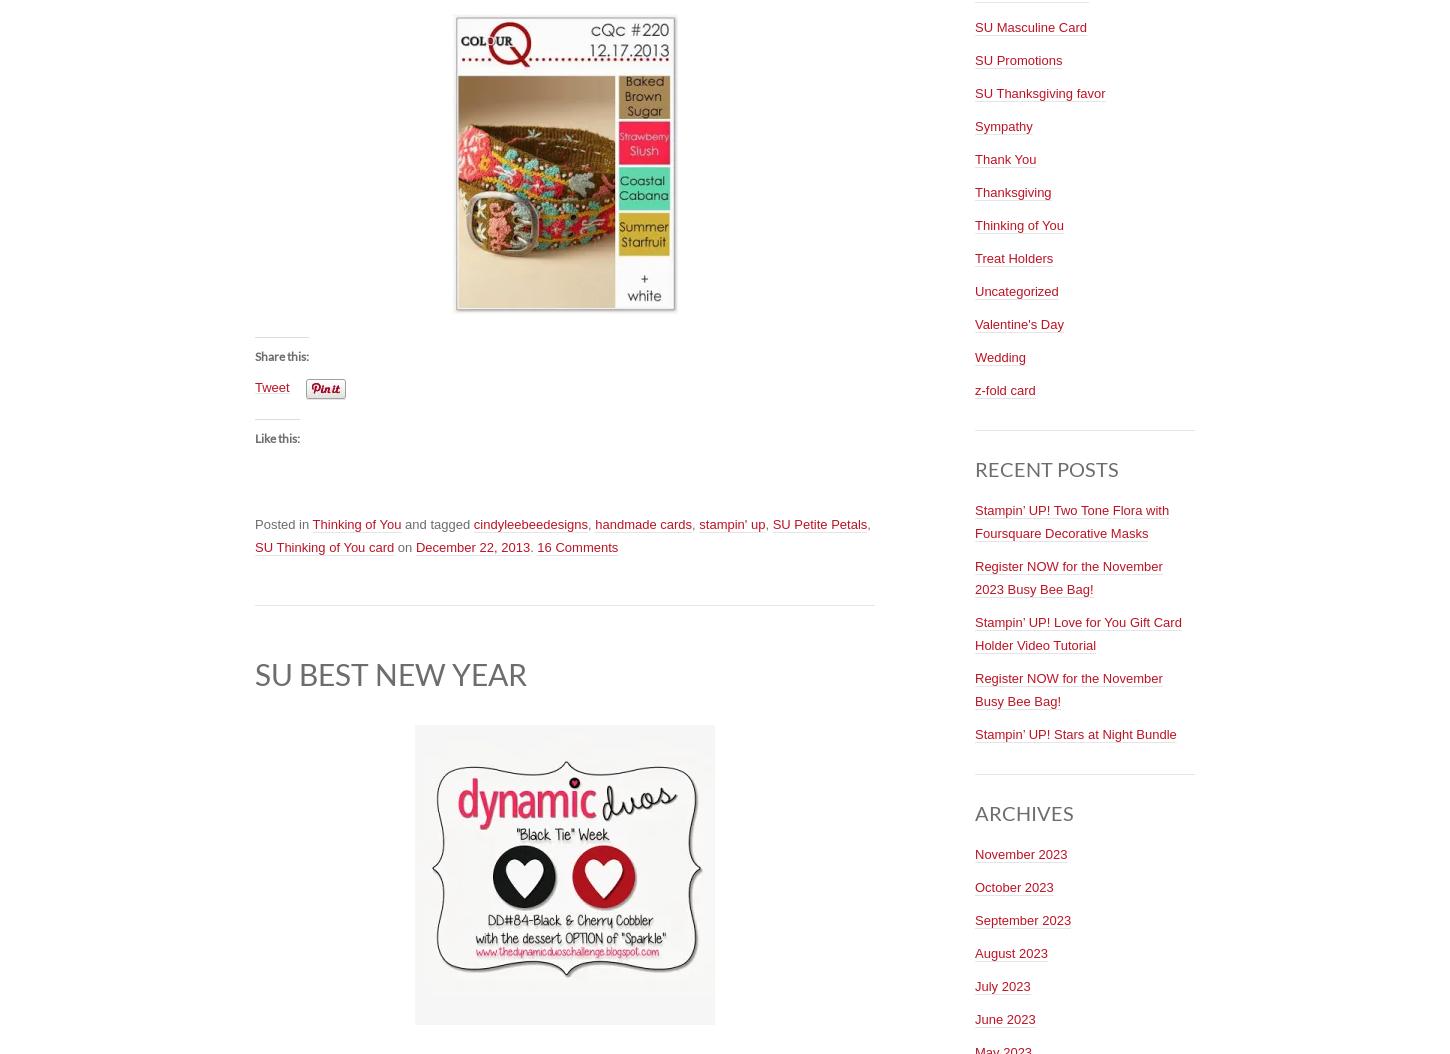 The height and width of the screenshot is (1054, 1450). Describe the element at coordinates (1039, 91) in the screenshot. I see `'SU Thanksgiving favor'` at that location.